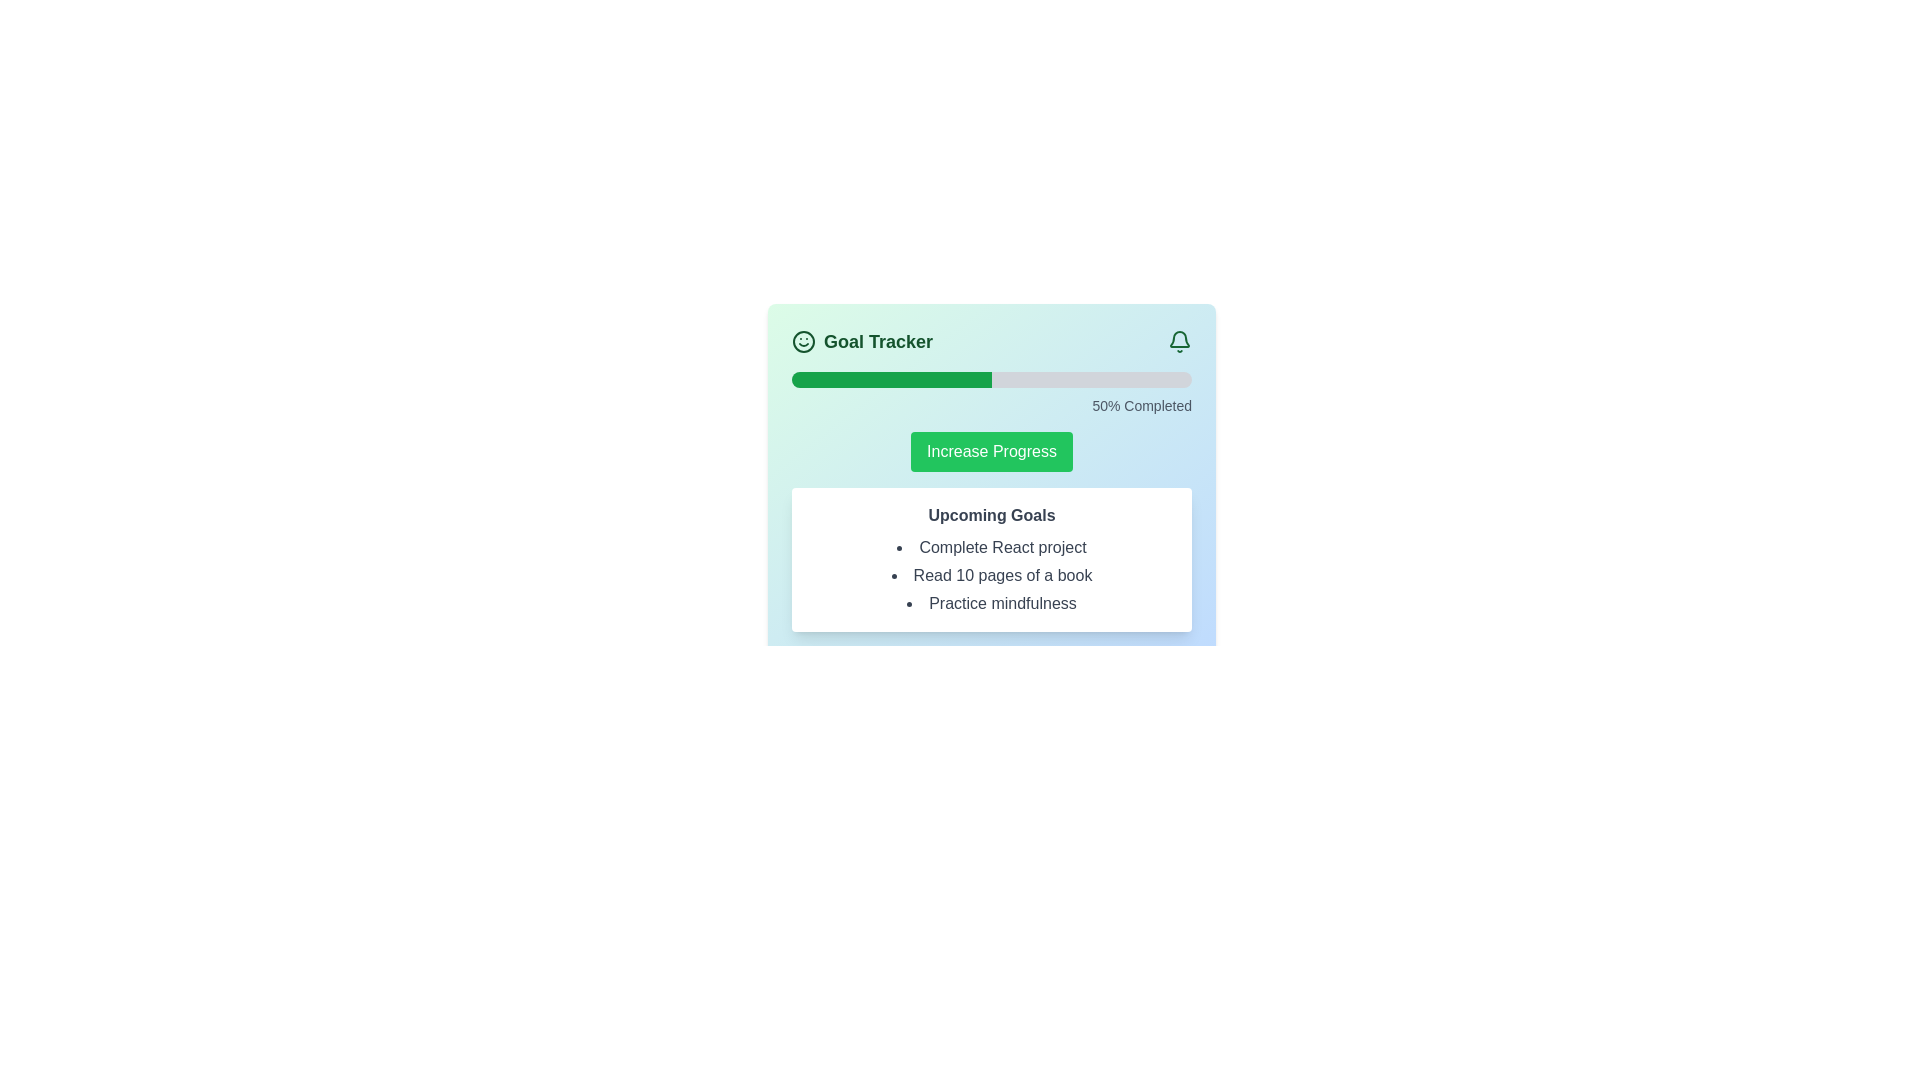 This screenshot has width=1920, height=1080. Describe the element at coordinates (862, 341) in the screenshot. I see `the 'Goal Tracker' header label located in the upper-left part of the card layout` at that location.